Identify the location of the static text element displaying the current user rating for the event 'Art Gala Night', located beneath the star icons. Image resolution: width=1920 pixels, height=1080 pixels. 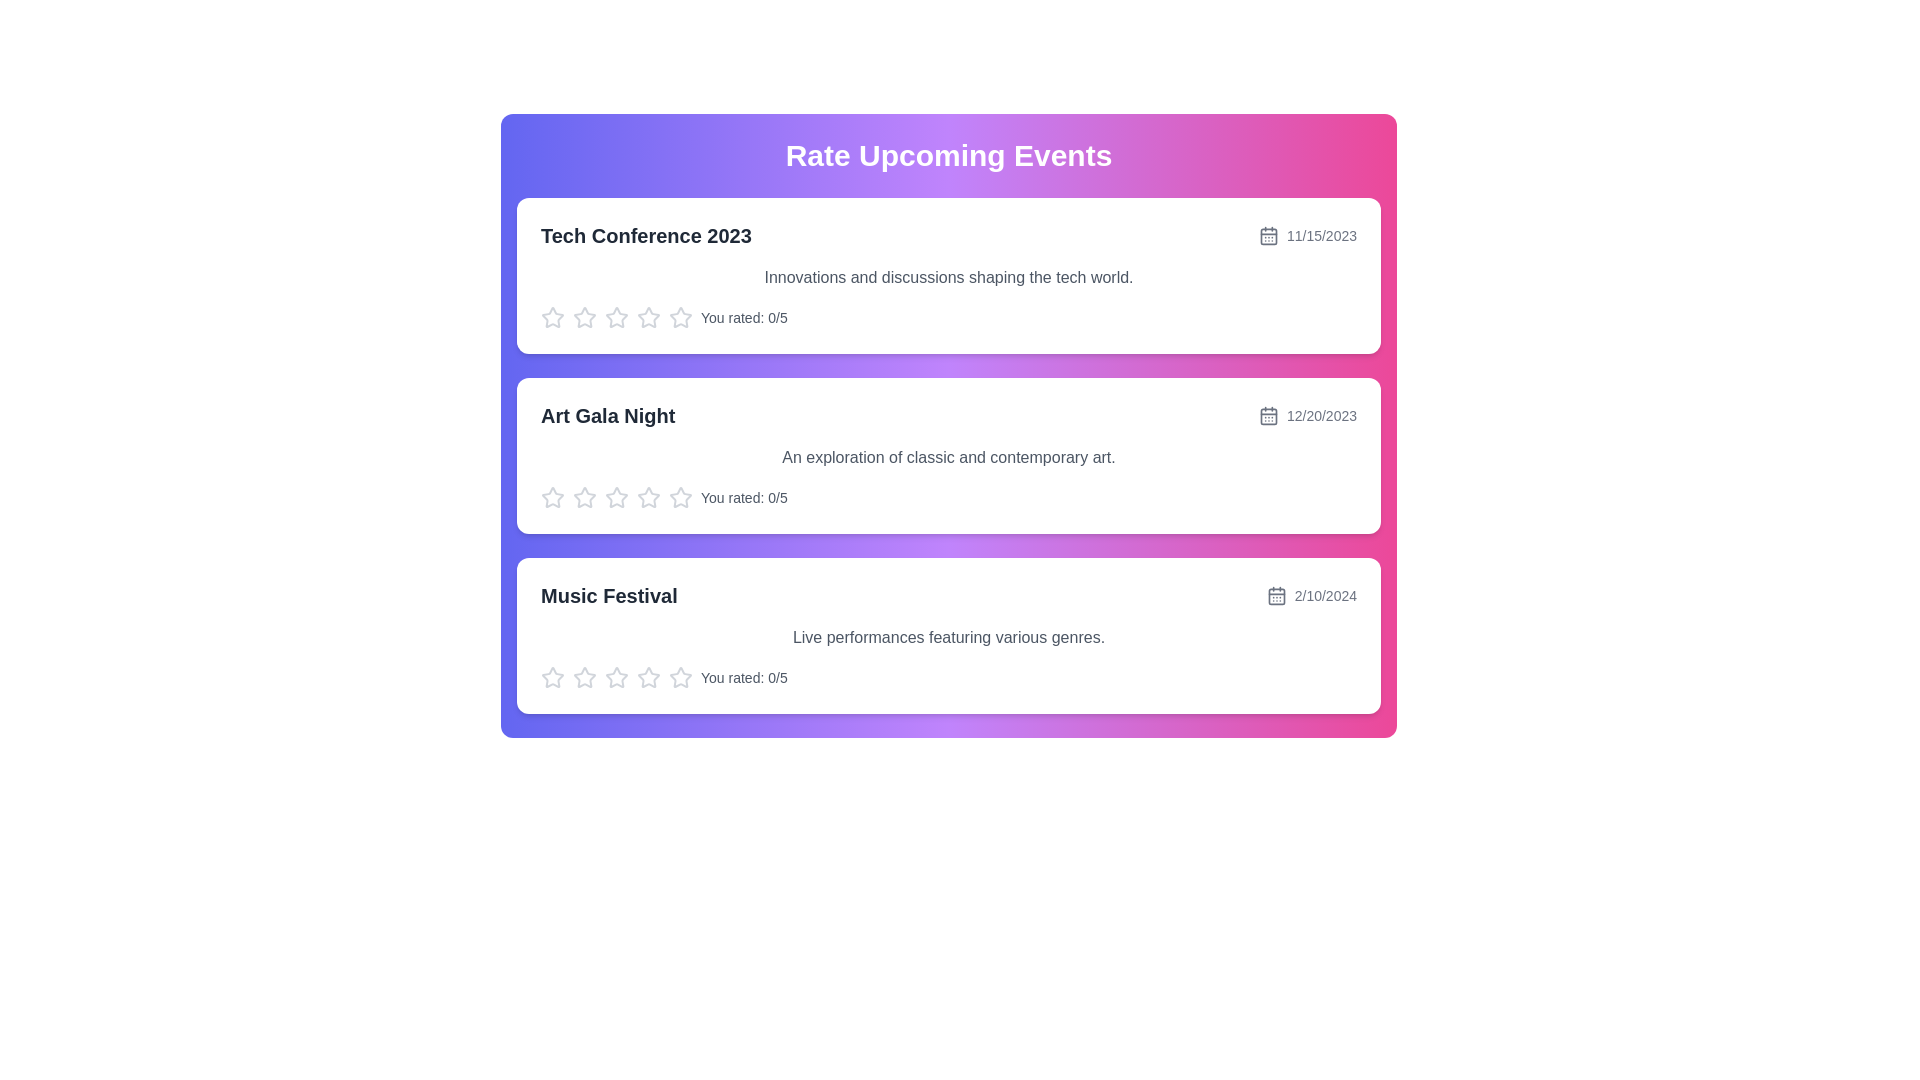
(743, 496).